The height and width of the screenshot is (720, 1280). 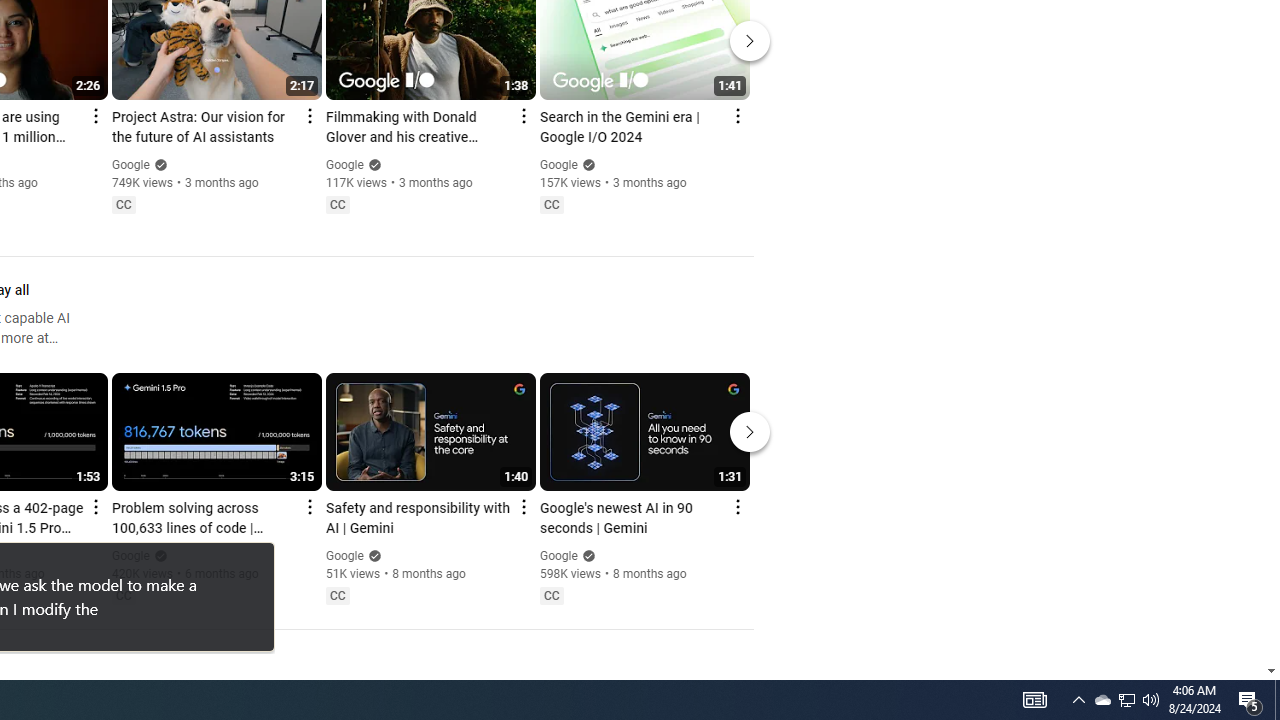 What do you see at coordinates (558, 556) in the screenshot?
I see `'Google'` at bounding box center [558, 556].